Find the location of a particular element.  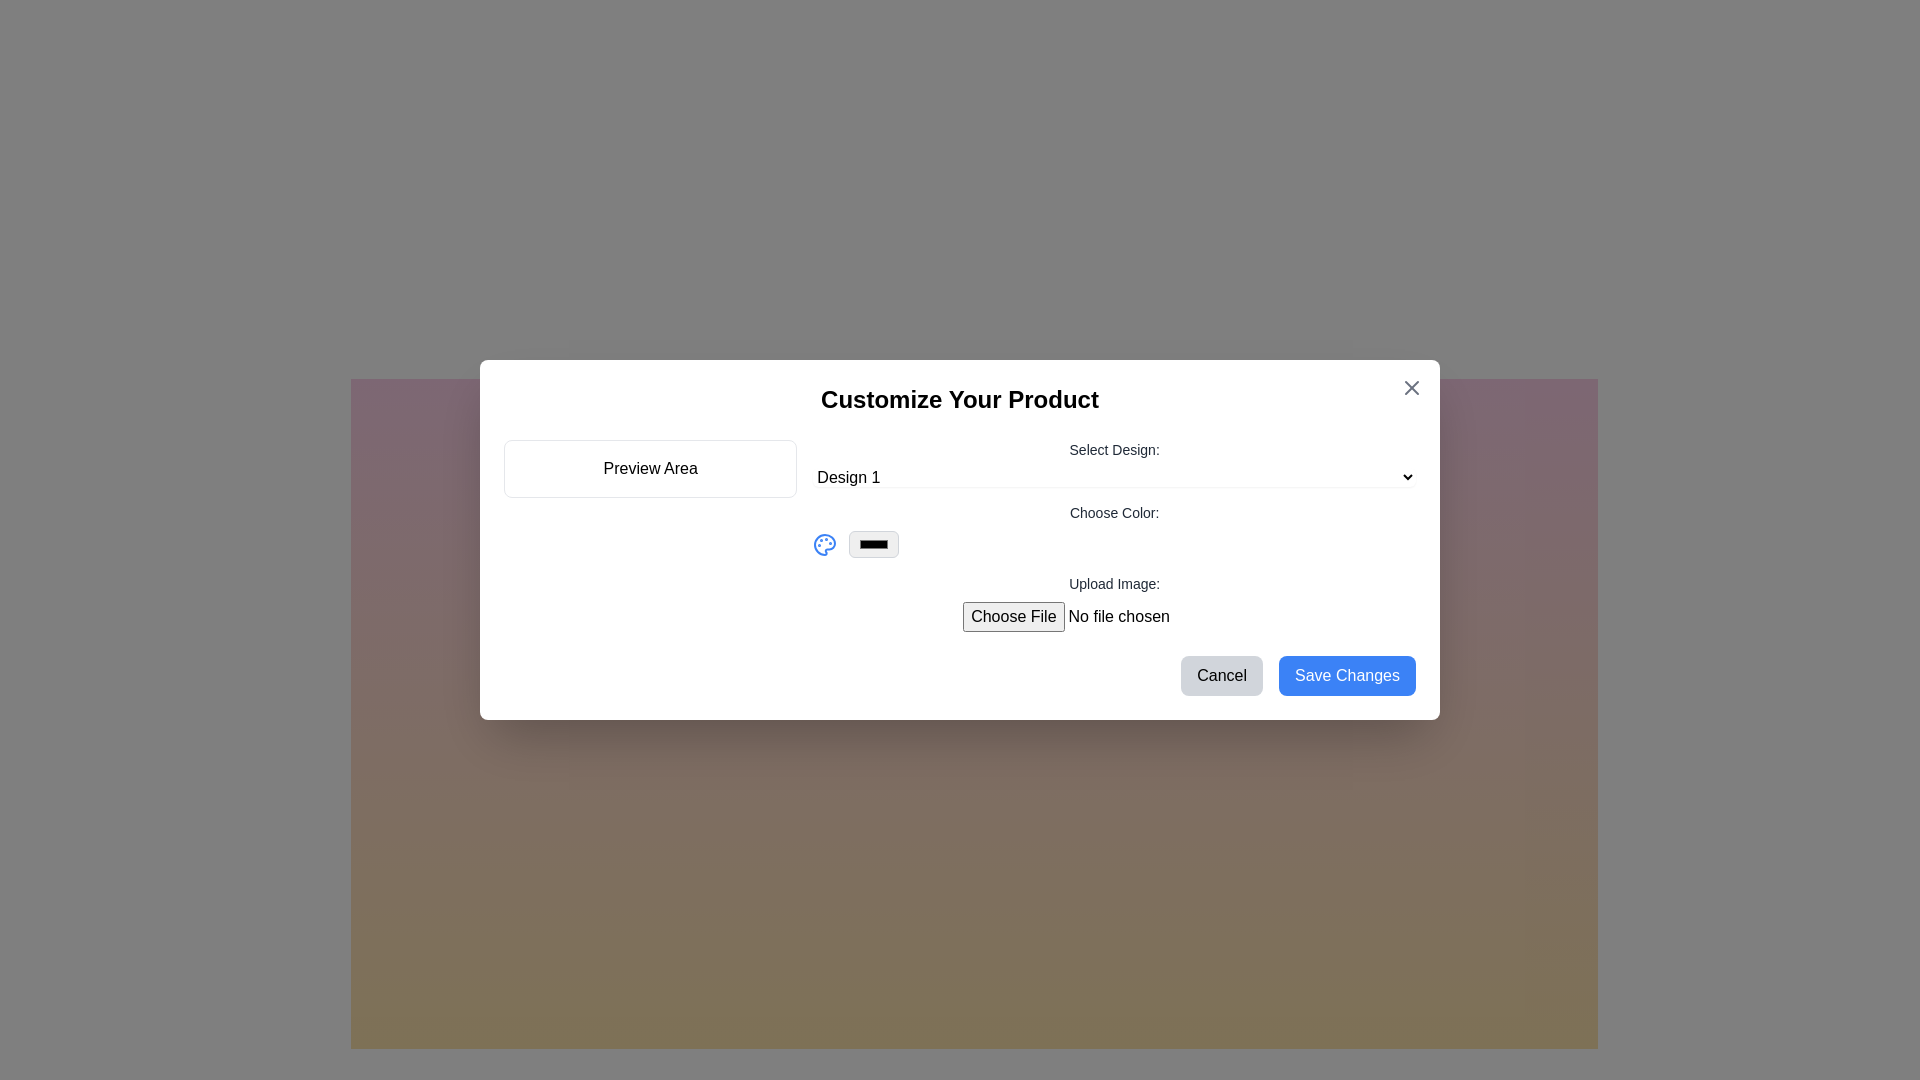

the static label text that reads 'Upload Image:', which is styled in a serif font and located near the middle of the modal, above the file input field is located at coordinates (1113, 583).